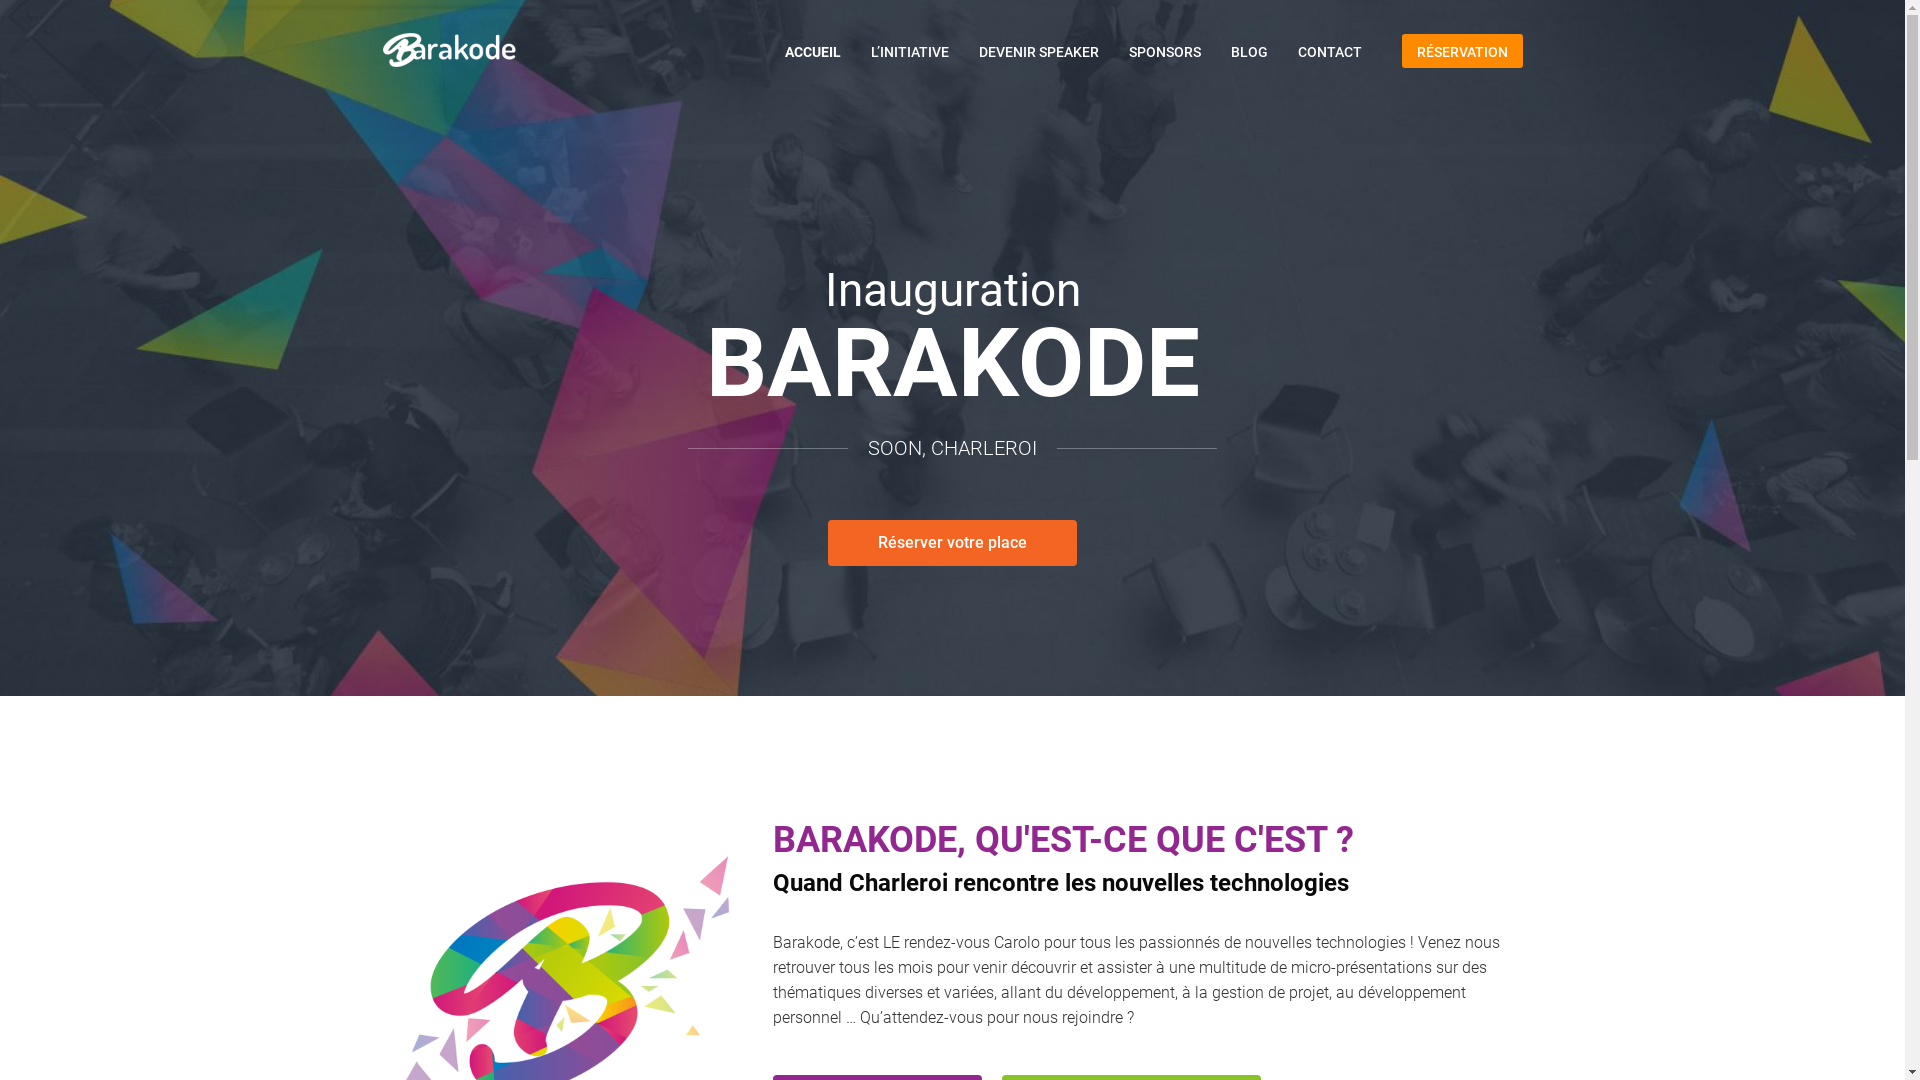  What do you see at coordinates (1329, 50) in the screenshot?
I see `'CONTACT'` at bounding box center [1329, 50].